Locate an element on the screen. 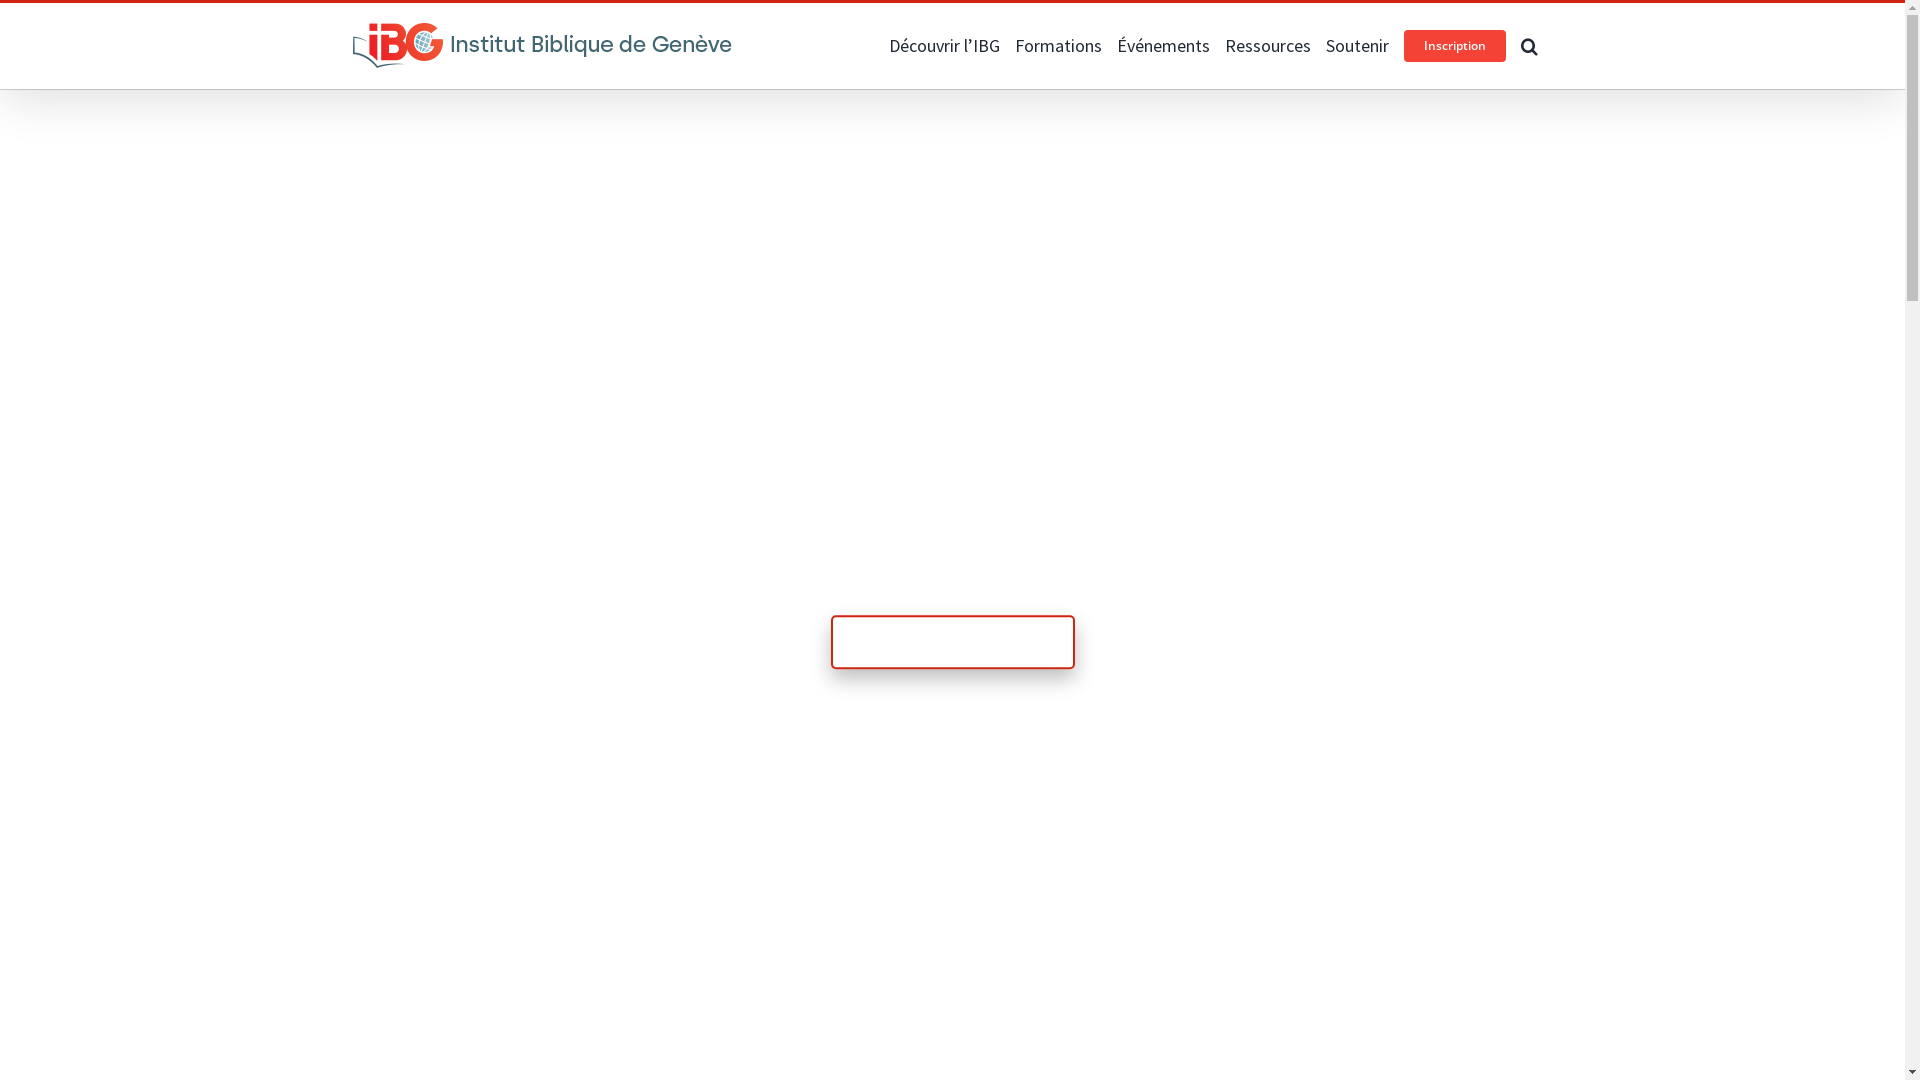 This screenshot has width=1920, height=1080. 'Facebook' is located at coordinates (360, 22).